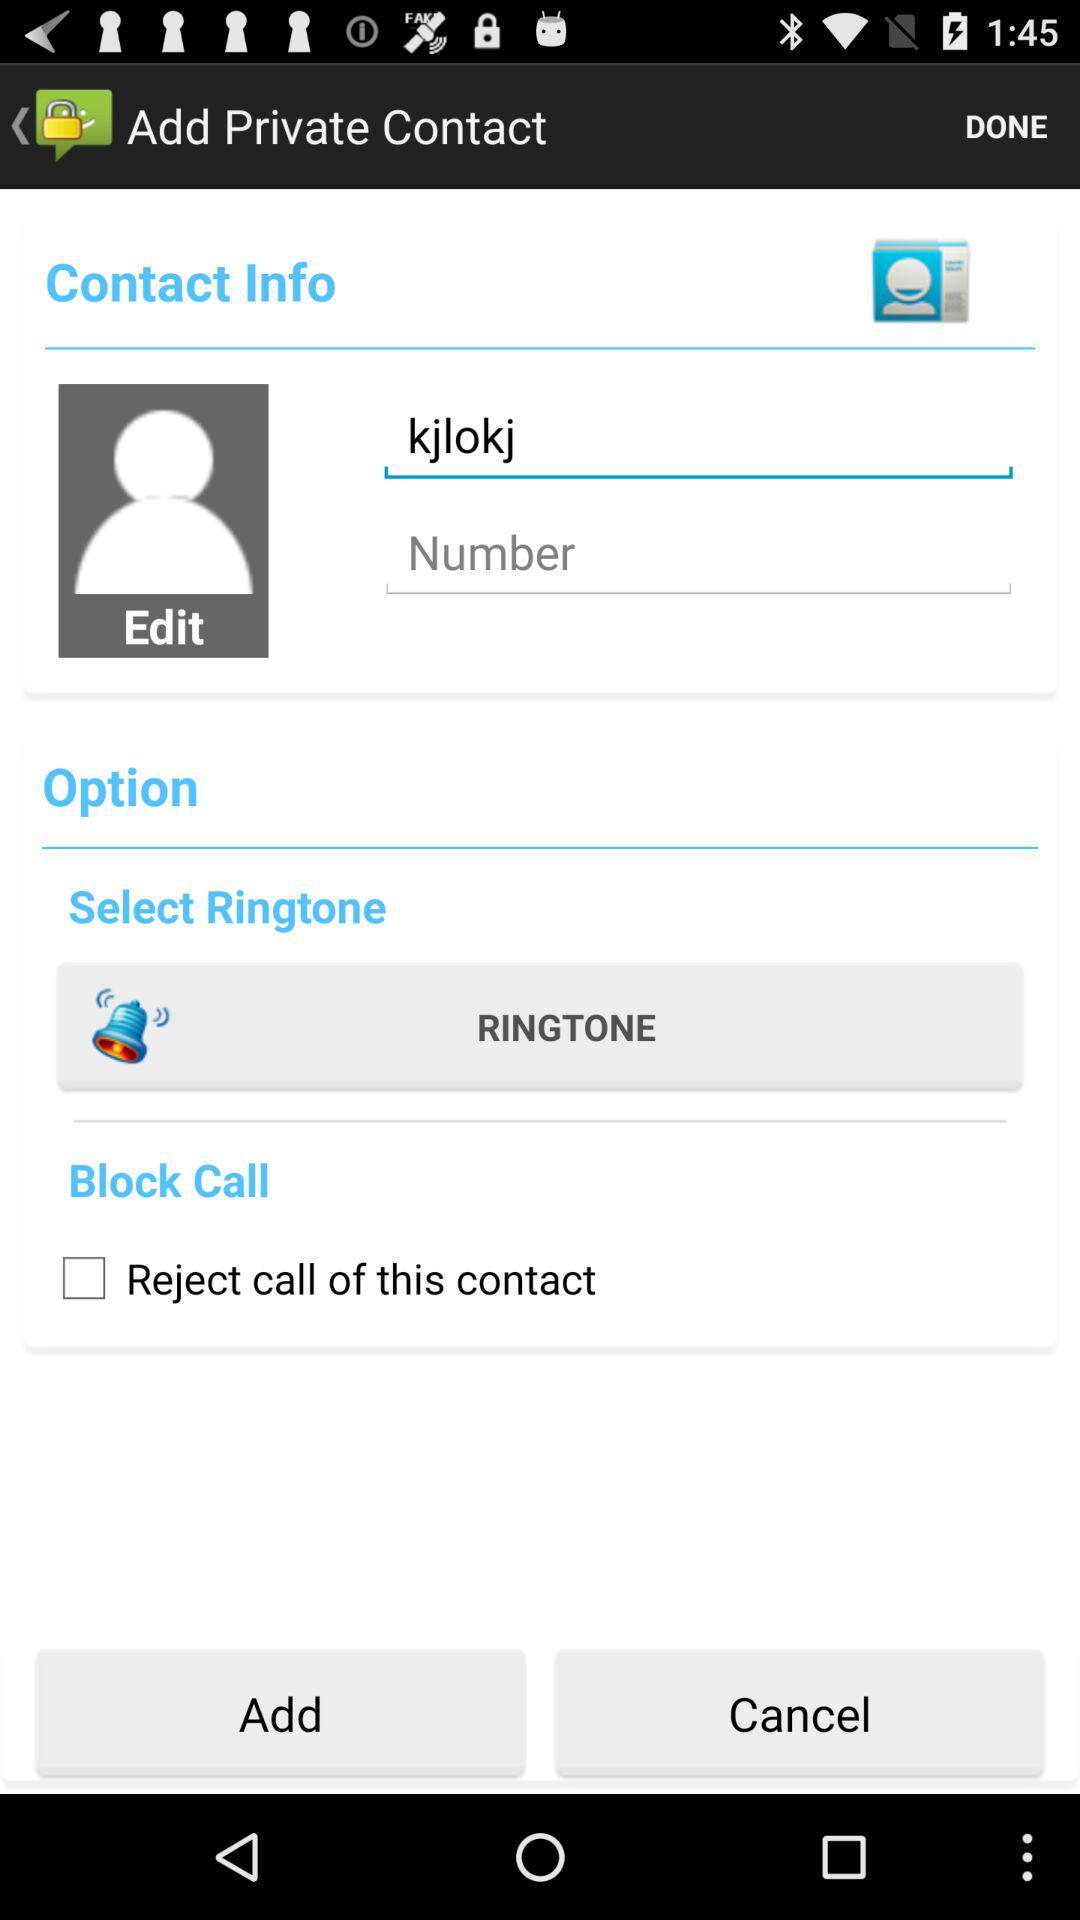 The height and width of the screenshot is (1920, 1080). I want to click on contact, so click(920, 280).